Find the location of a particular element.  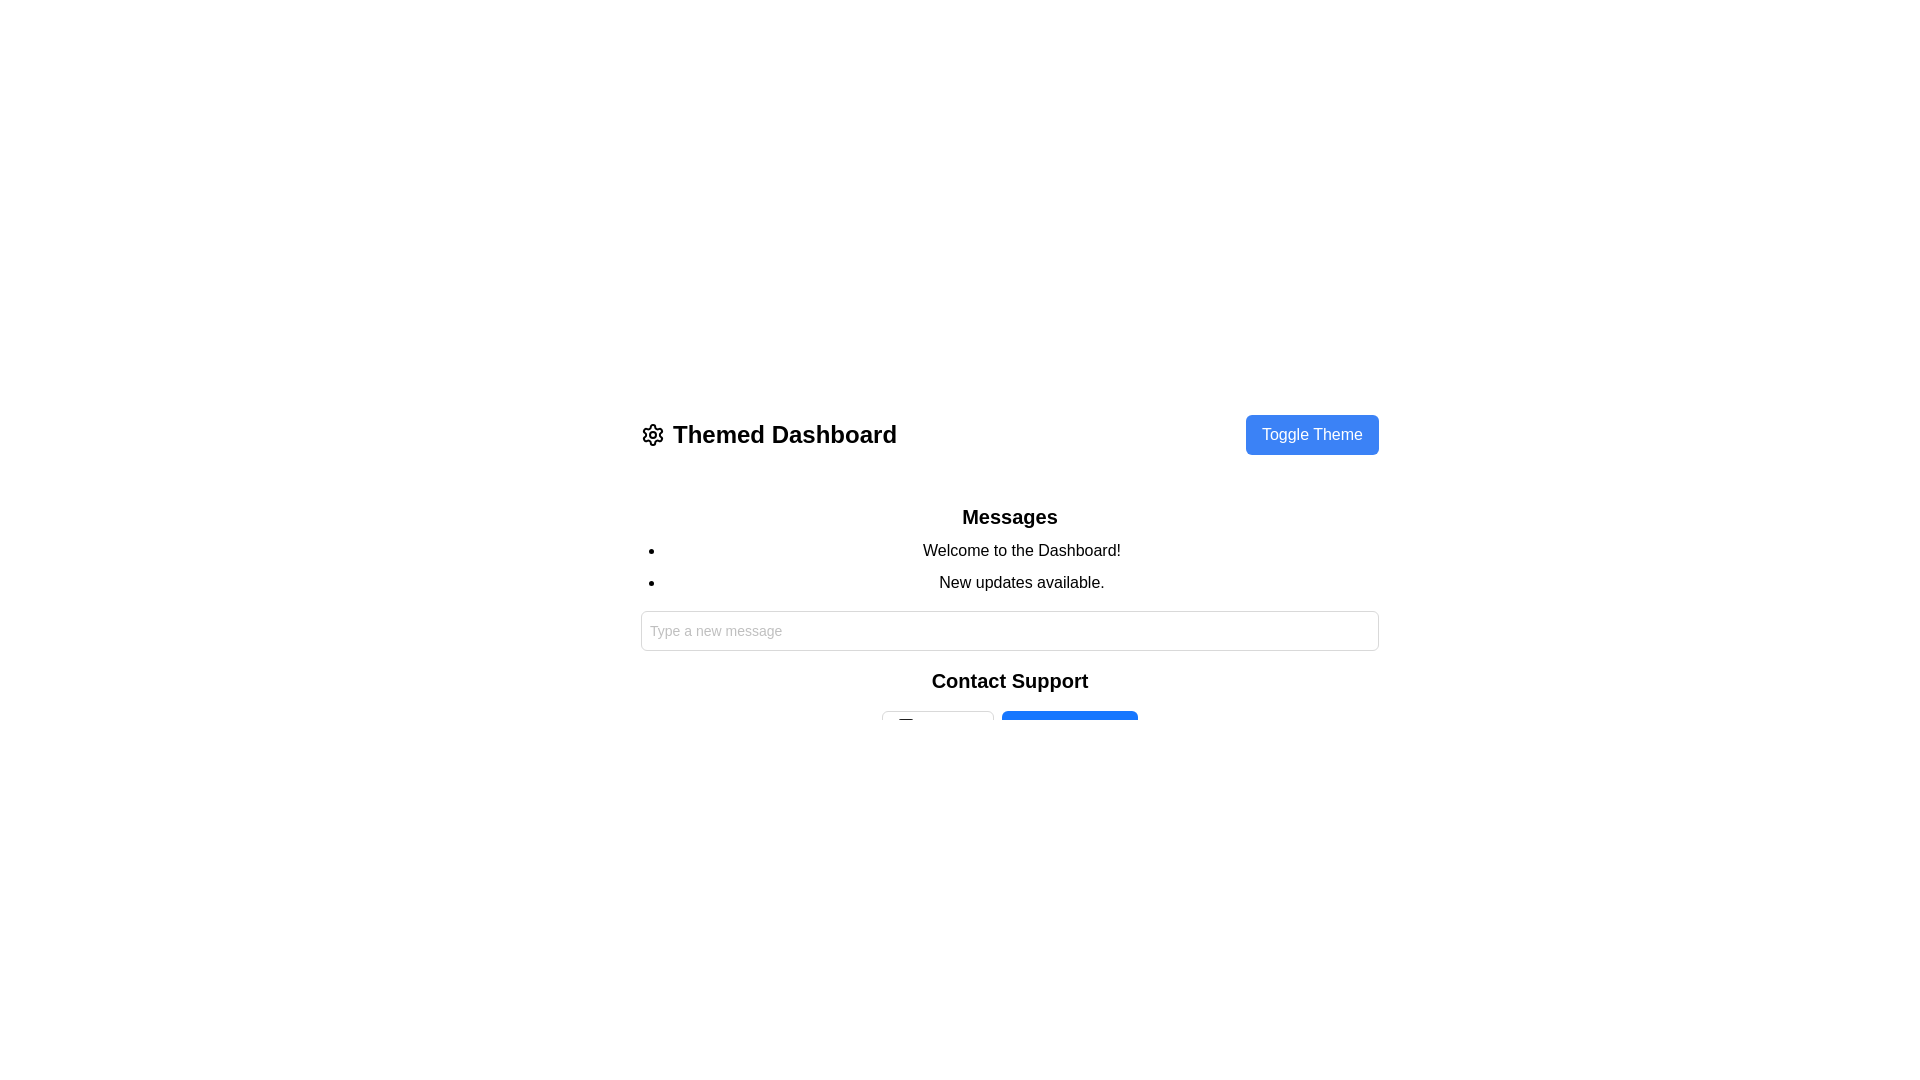

the gear-shaped icon, which is outlined in black and located to the left of the text 'Themed Dashboard' is located at coordinates (652, 434).